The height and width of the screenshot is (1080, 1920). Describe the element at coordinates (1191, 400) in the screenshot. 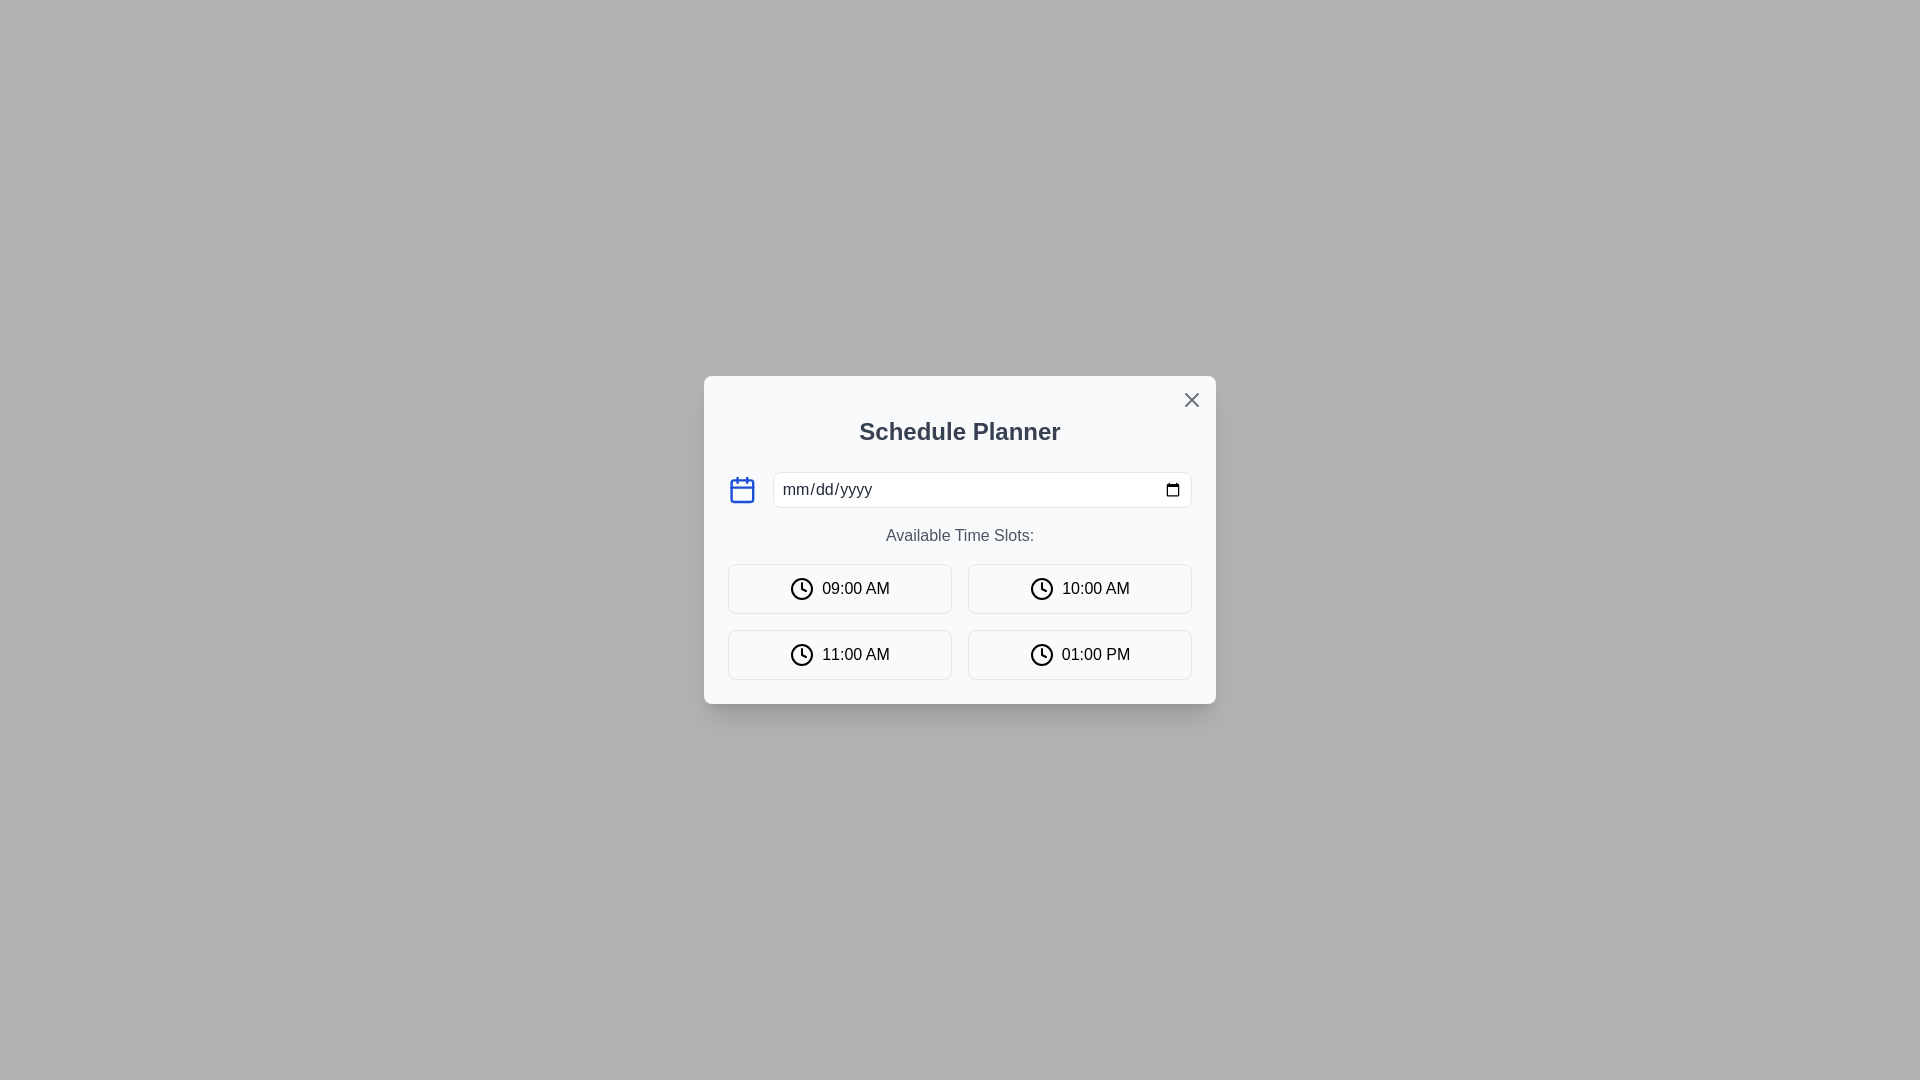

I see `the close button icon located in the top-right corner of the modal dialog to observe a color change` at that location.